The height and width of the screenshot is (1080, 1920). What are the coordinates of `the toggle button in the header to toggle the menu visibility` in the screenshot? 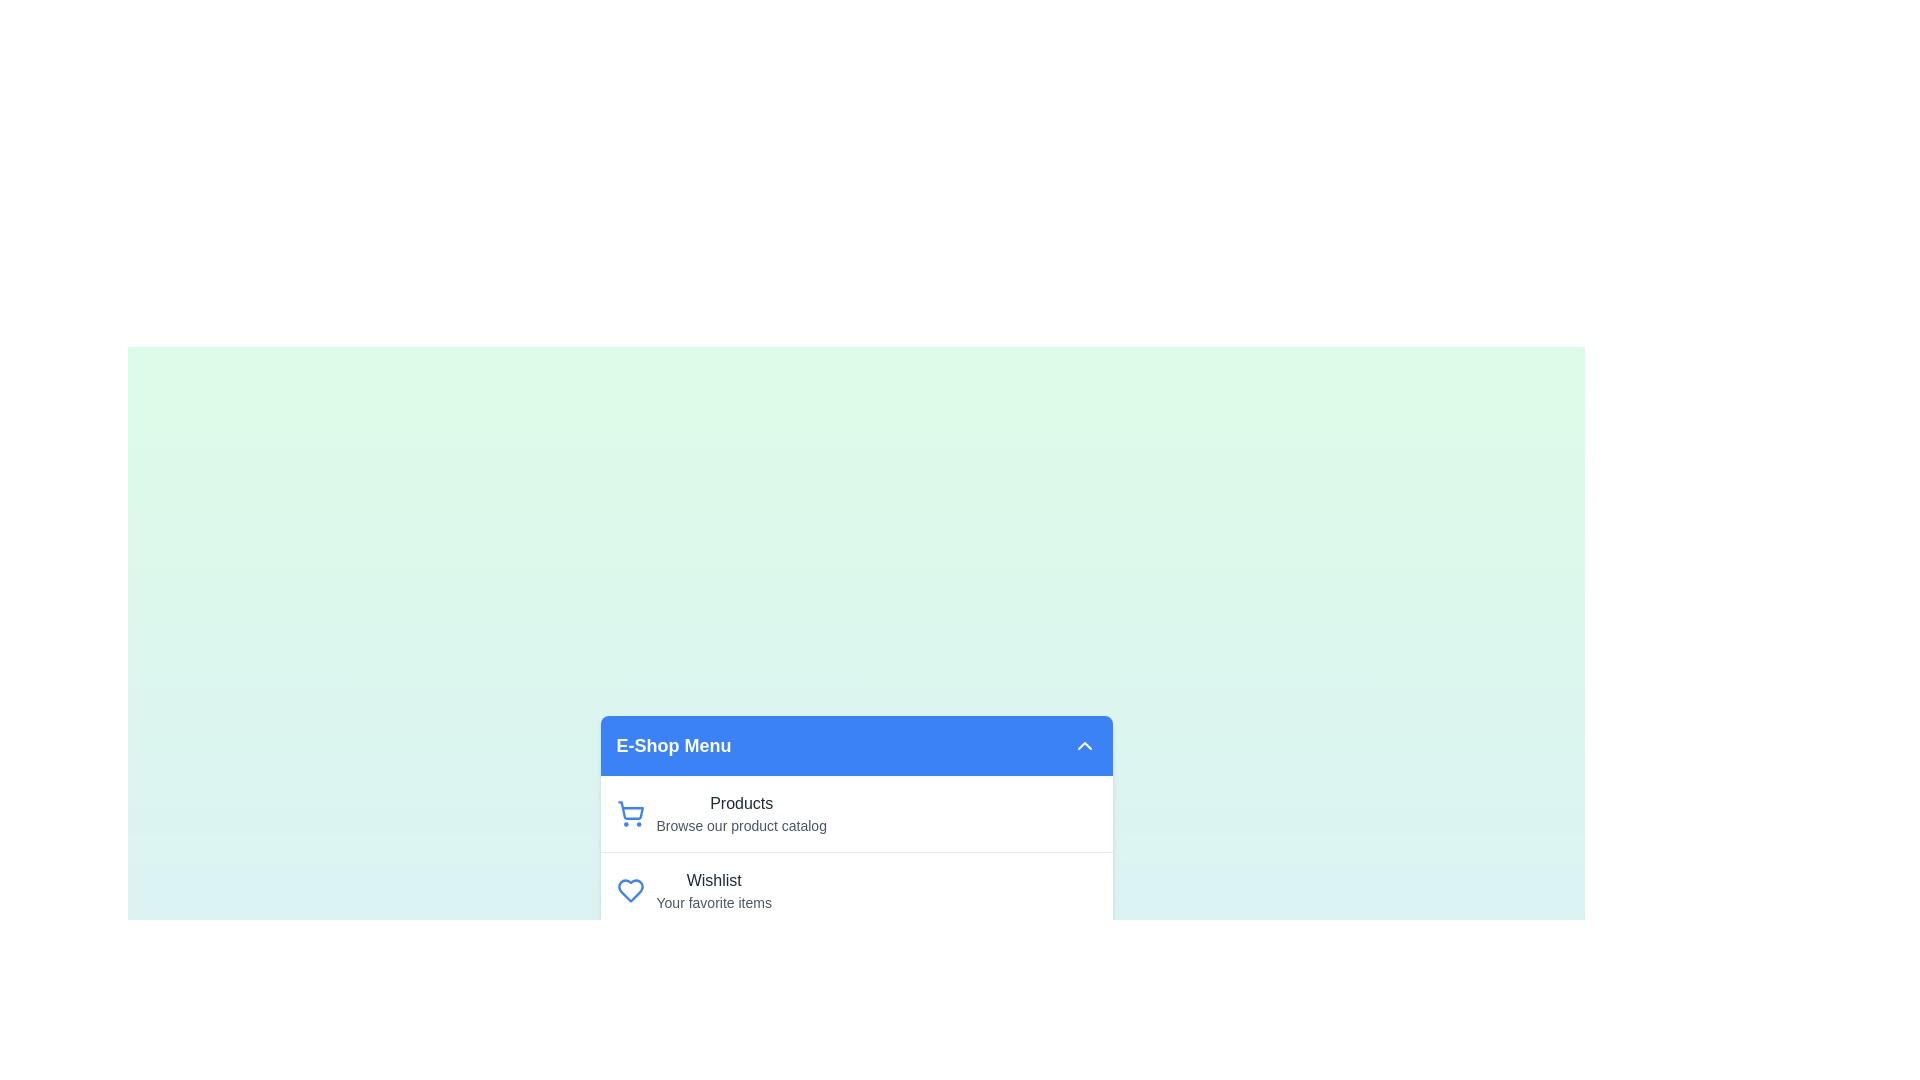 It's located at (1083, 745).